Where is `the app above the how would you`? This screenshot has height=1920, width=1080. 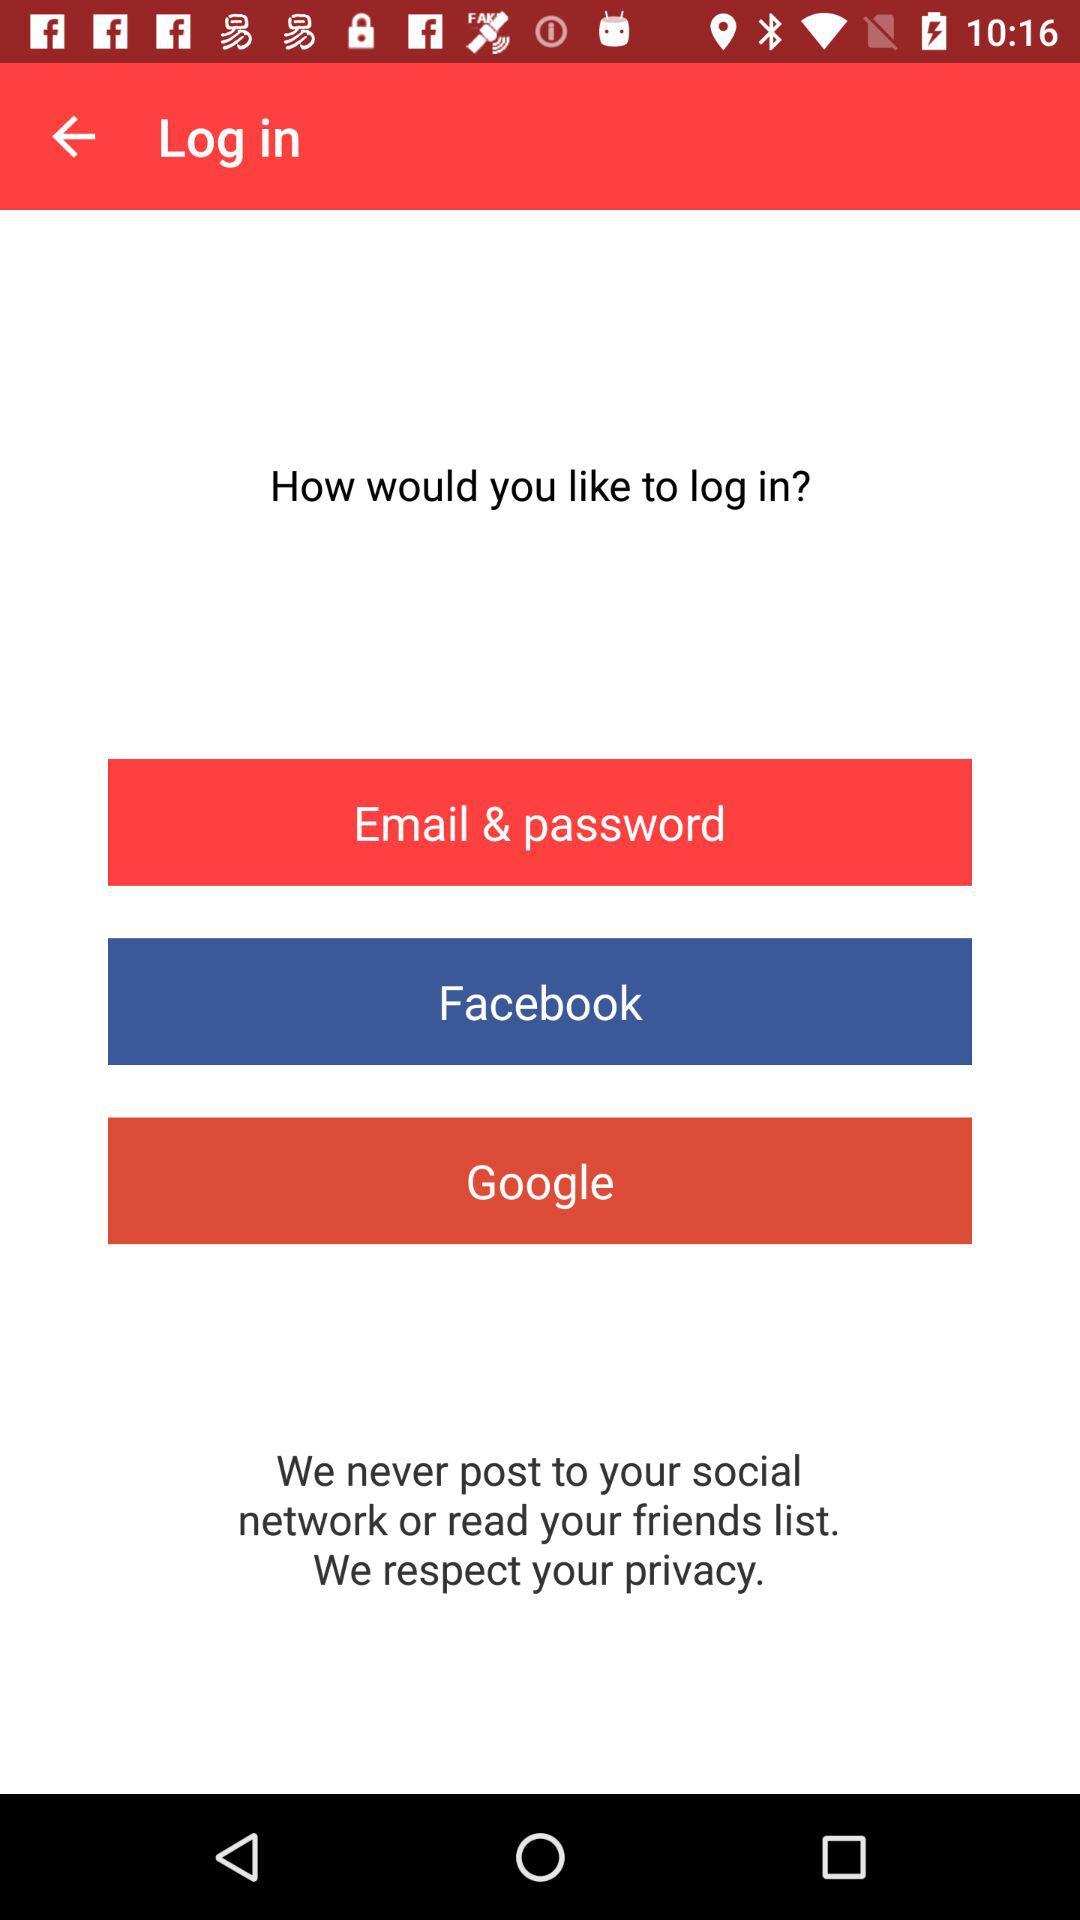
the app above the how would you is located at coordinates (72, 135).